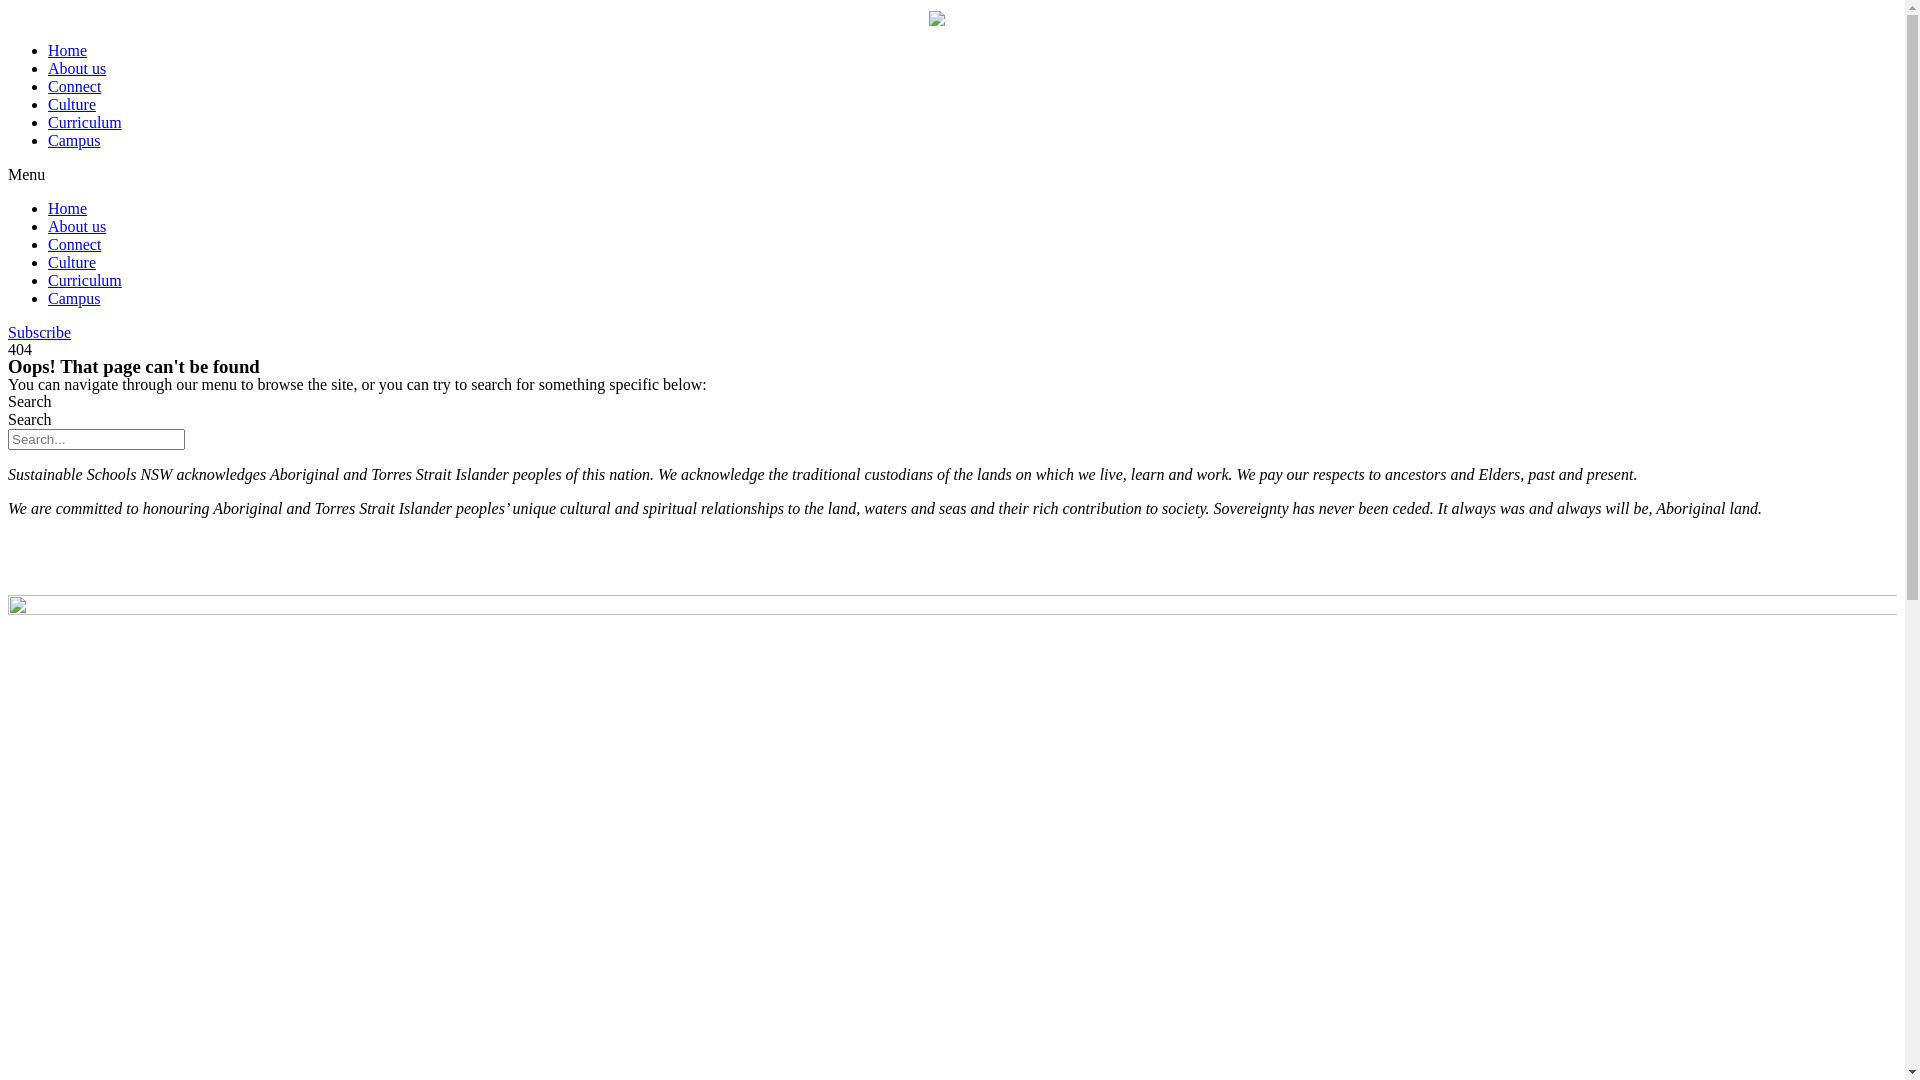 This screenshot has height=1080, width=1920. What do you see at coordinates (73, 139) in the screenshot?
I see `'Campus'` at bounding box center [73, 139].